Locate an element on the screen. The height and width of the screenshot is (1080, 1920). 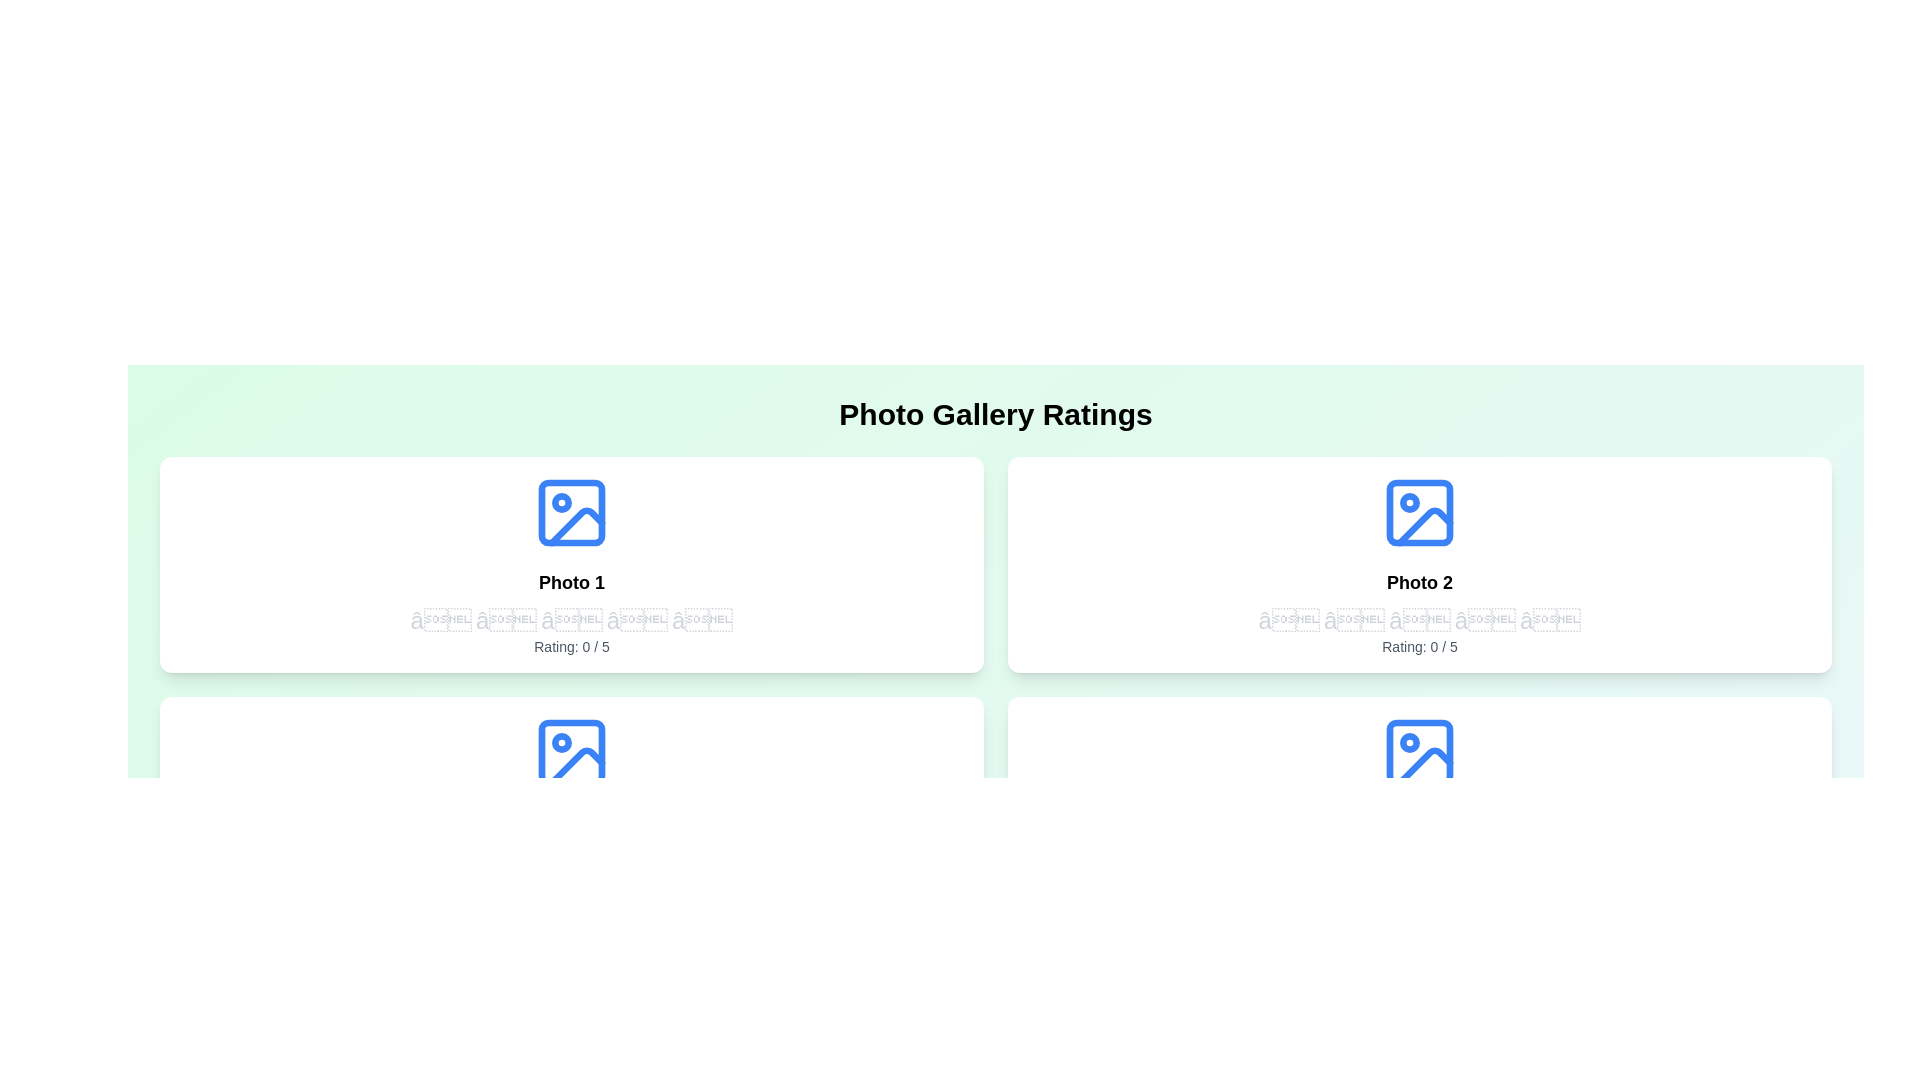
the rating of the first photo to 3 stars is located at coordinates (570, 620).